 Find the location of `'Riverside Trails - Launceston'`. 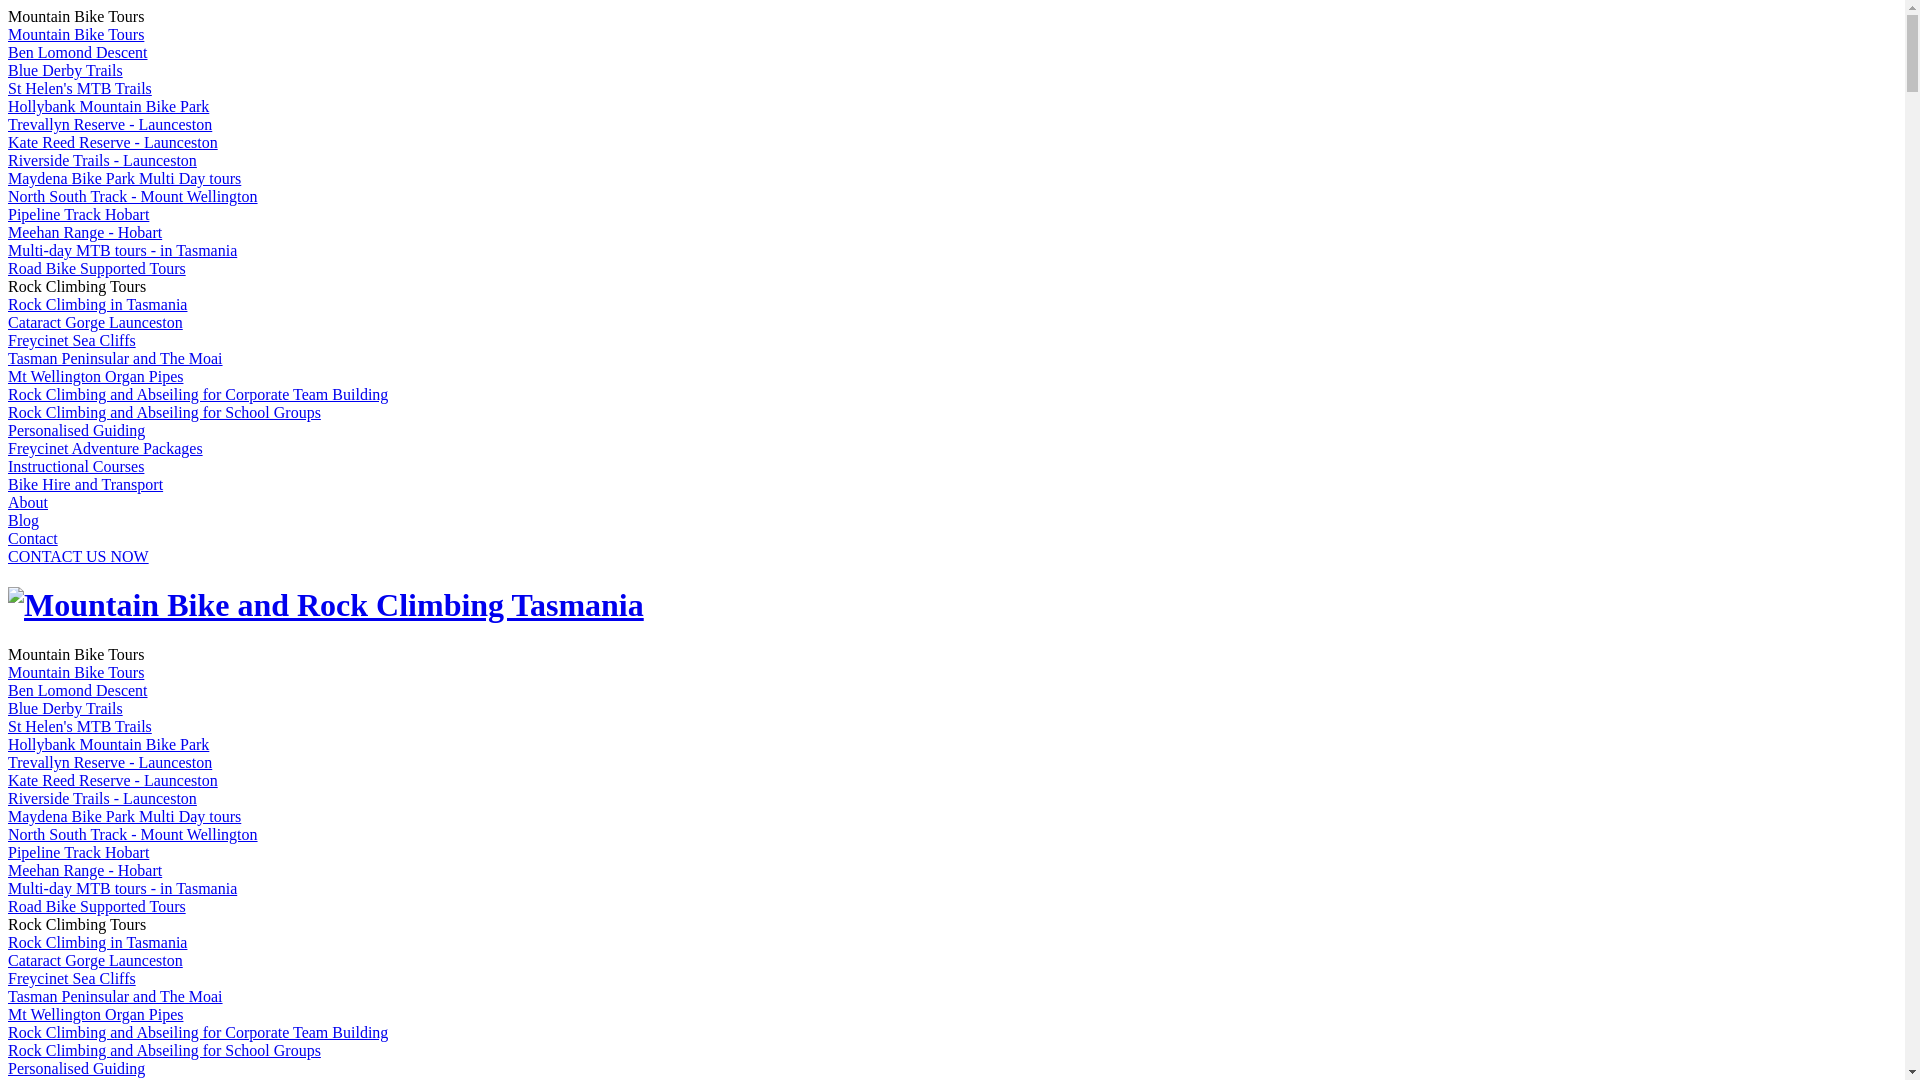

'Riverside Trails - Launceston' is located at coordinates (101, 159).